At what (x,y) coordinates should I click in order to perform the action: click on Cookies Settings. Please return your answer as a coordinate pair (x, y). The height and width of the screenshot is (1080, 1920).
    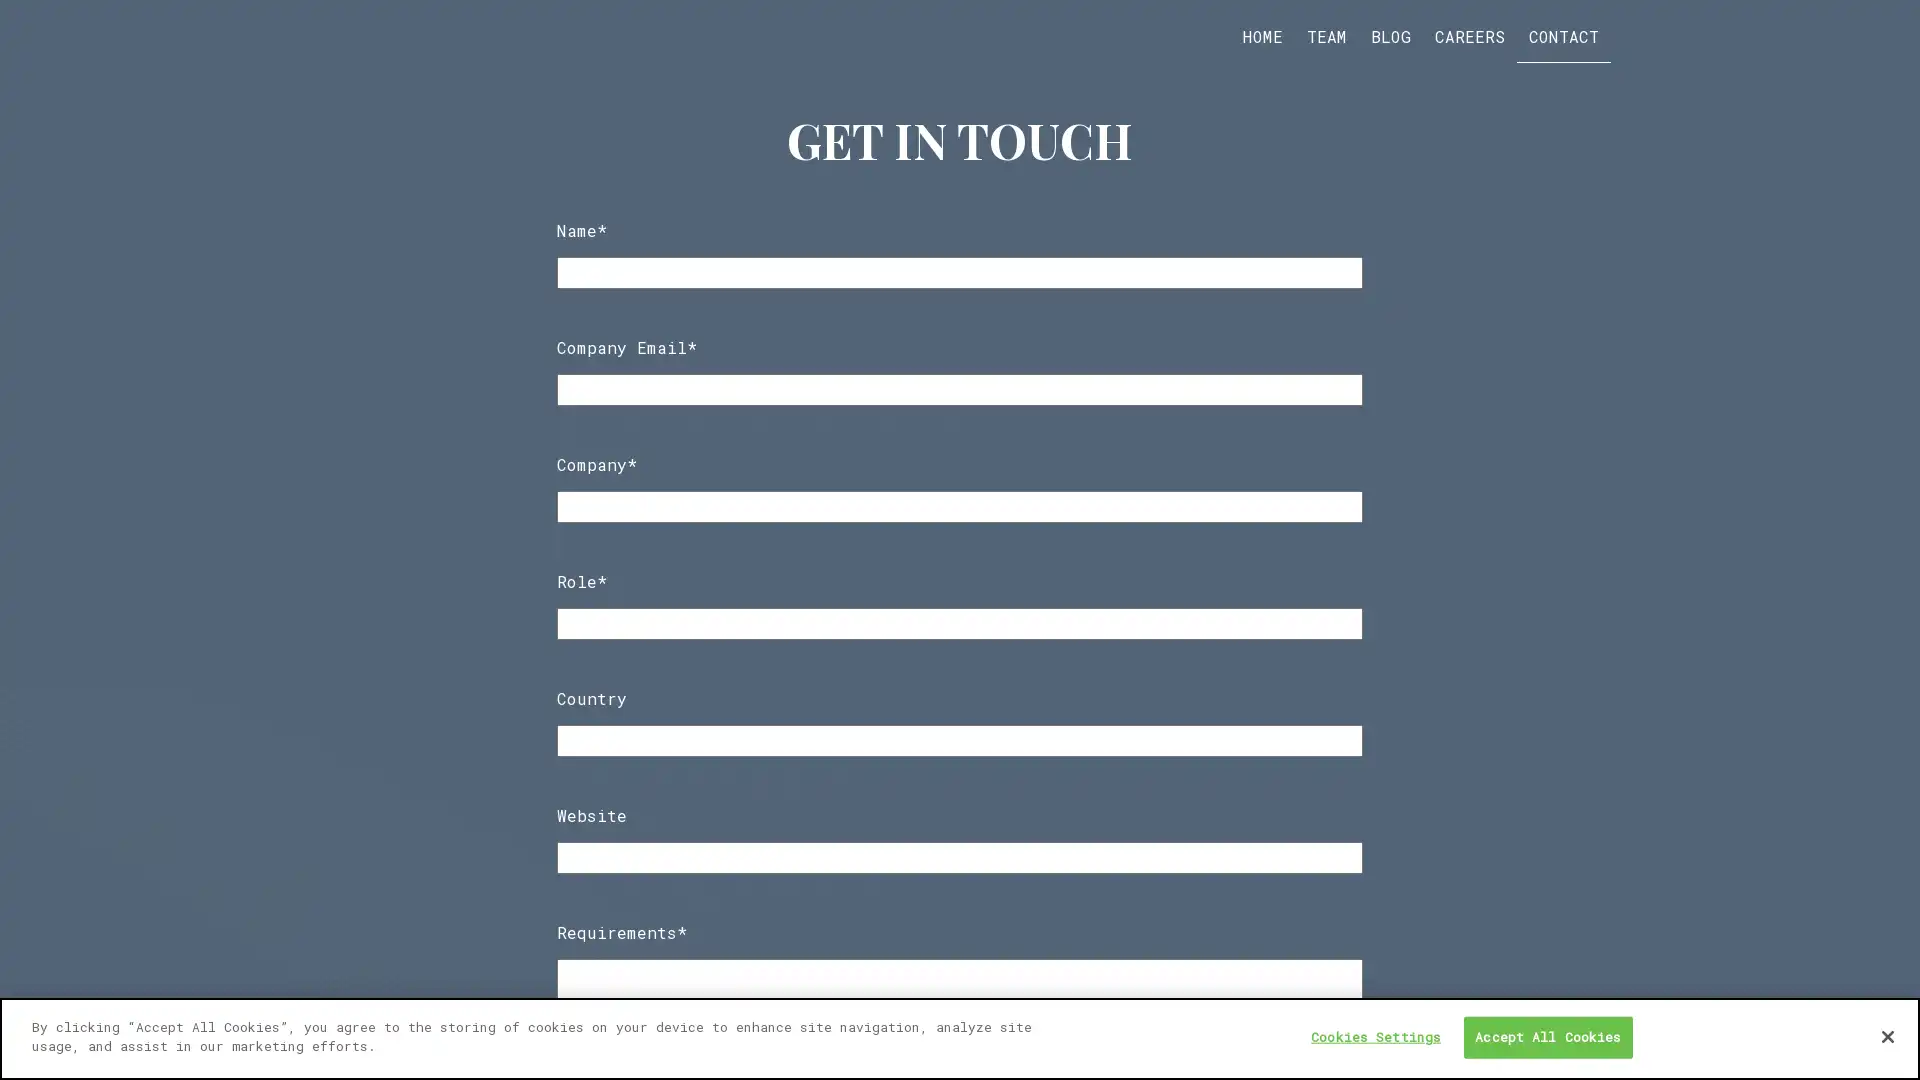
    Looking at the image, I should click on (1375, 1036).